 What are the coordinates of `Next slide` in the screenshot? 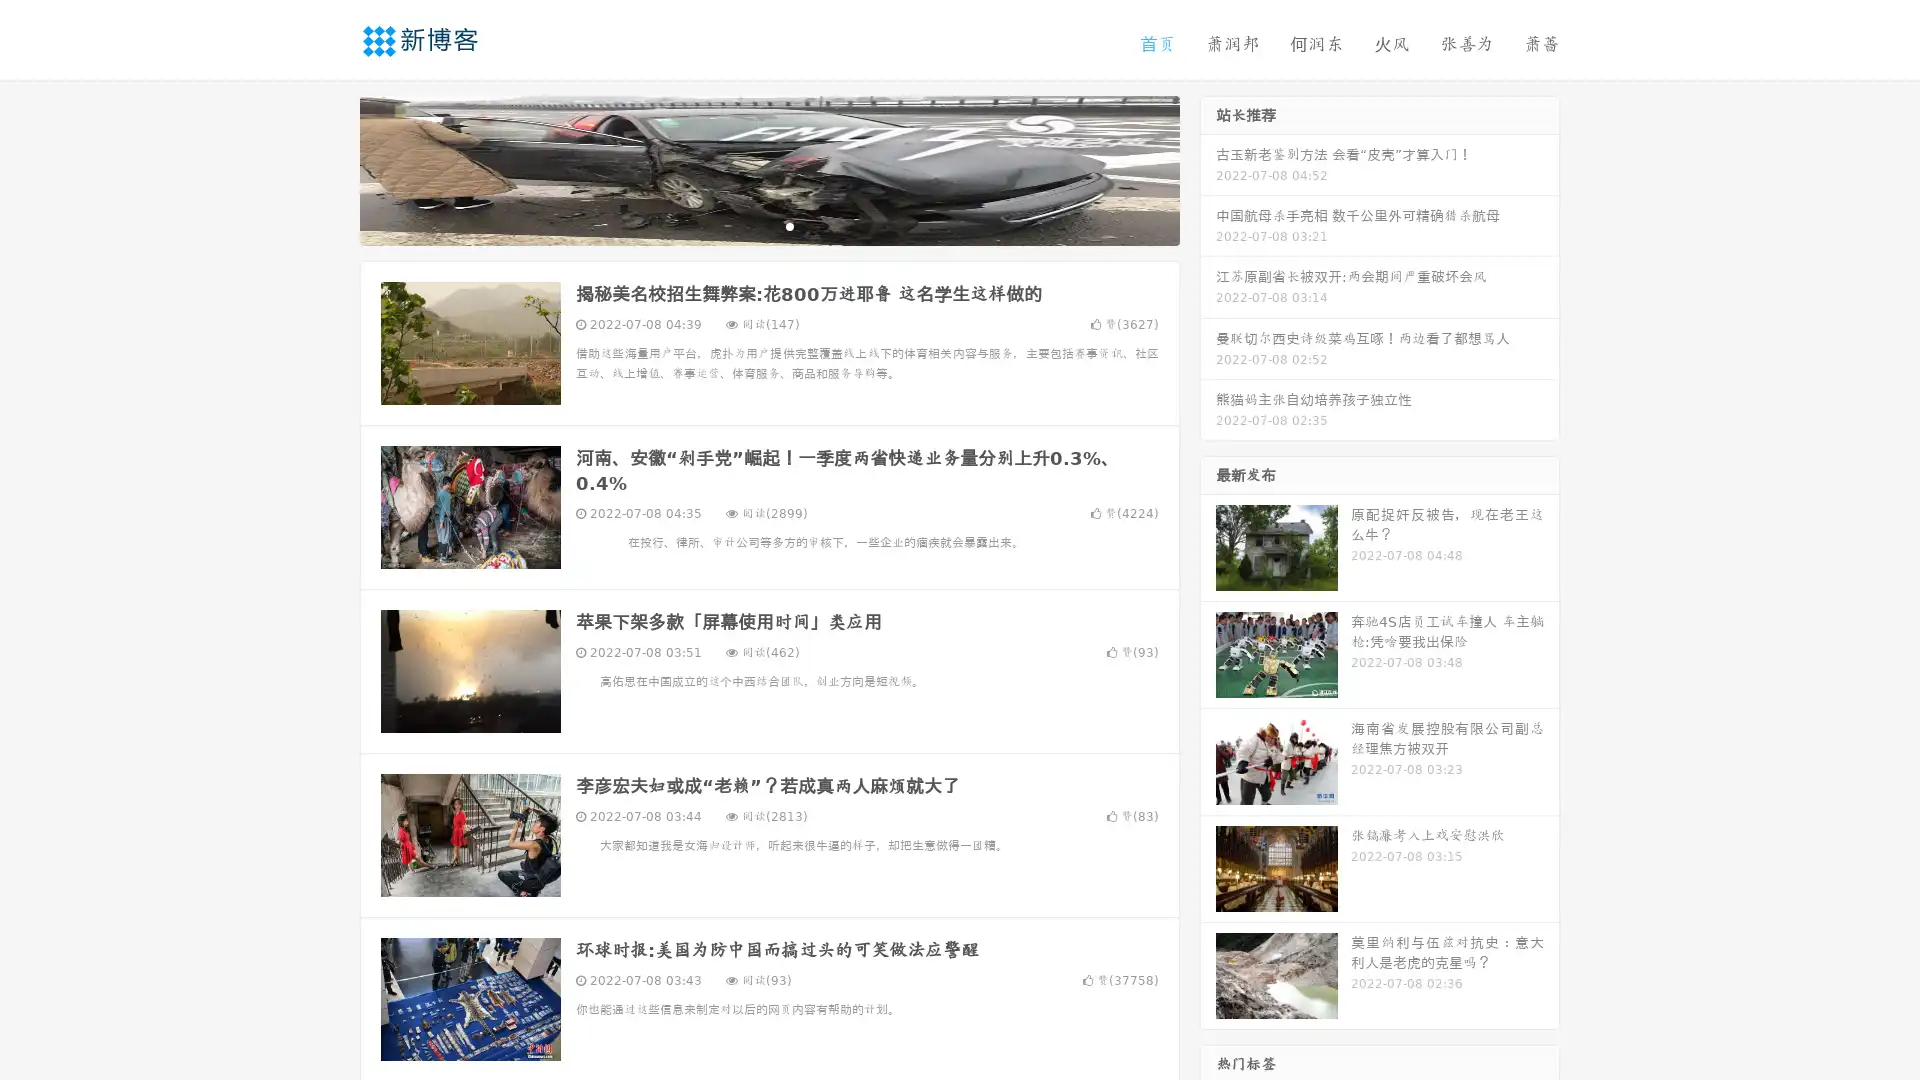 It's located at (1208, 168).